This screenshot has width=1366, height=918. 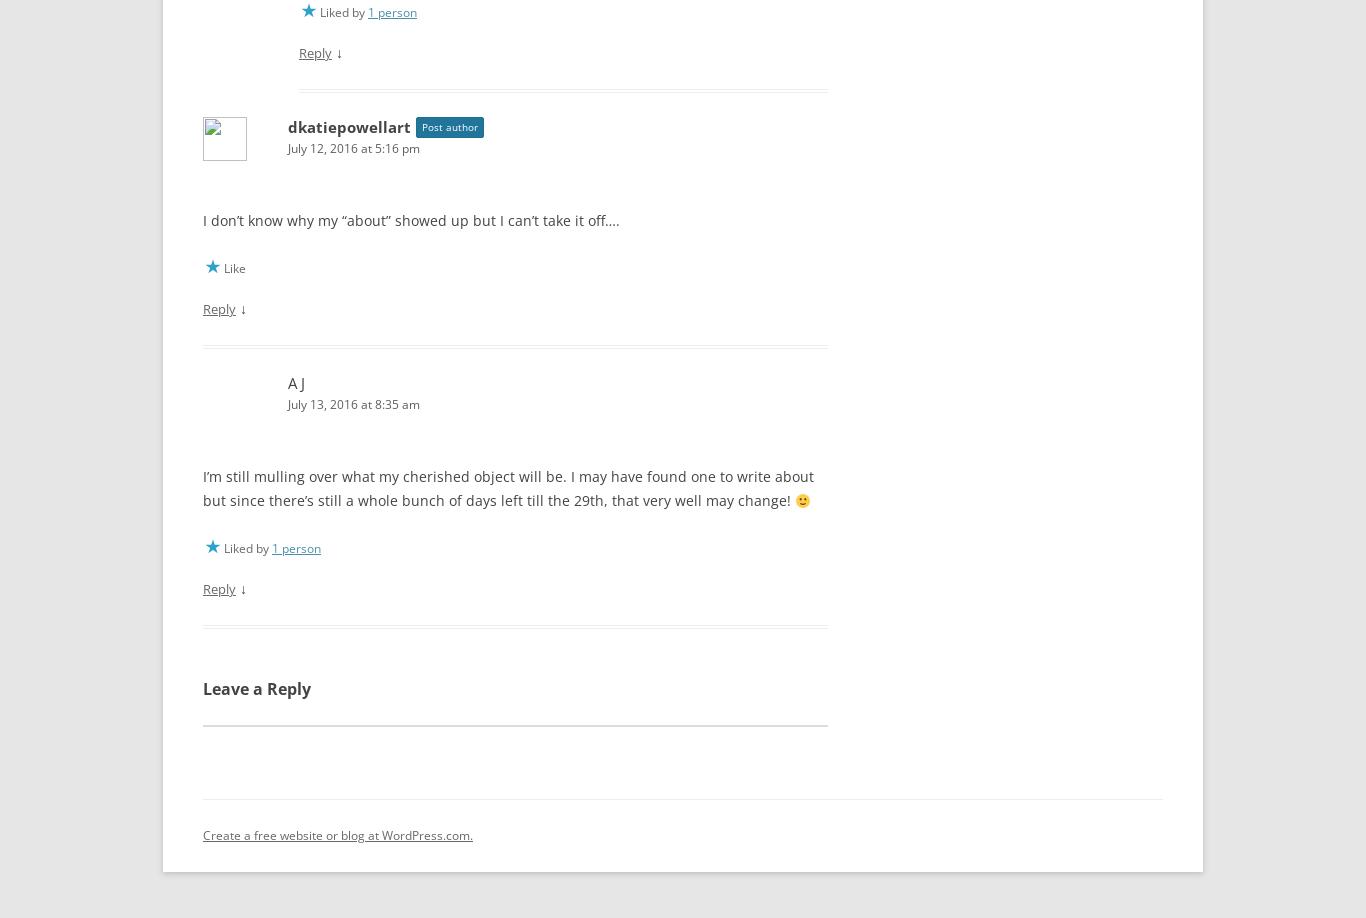 What do you see at coordinates (508, 483) in the screenshot?
I see `'I’m still mulling over what my cherished object will be. I may have found one to write about but since there’s still a whole bunch of days left till the 29th, that very well may change!'` at bounding box center [508, 483].